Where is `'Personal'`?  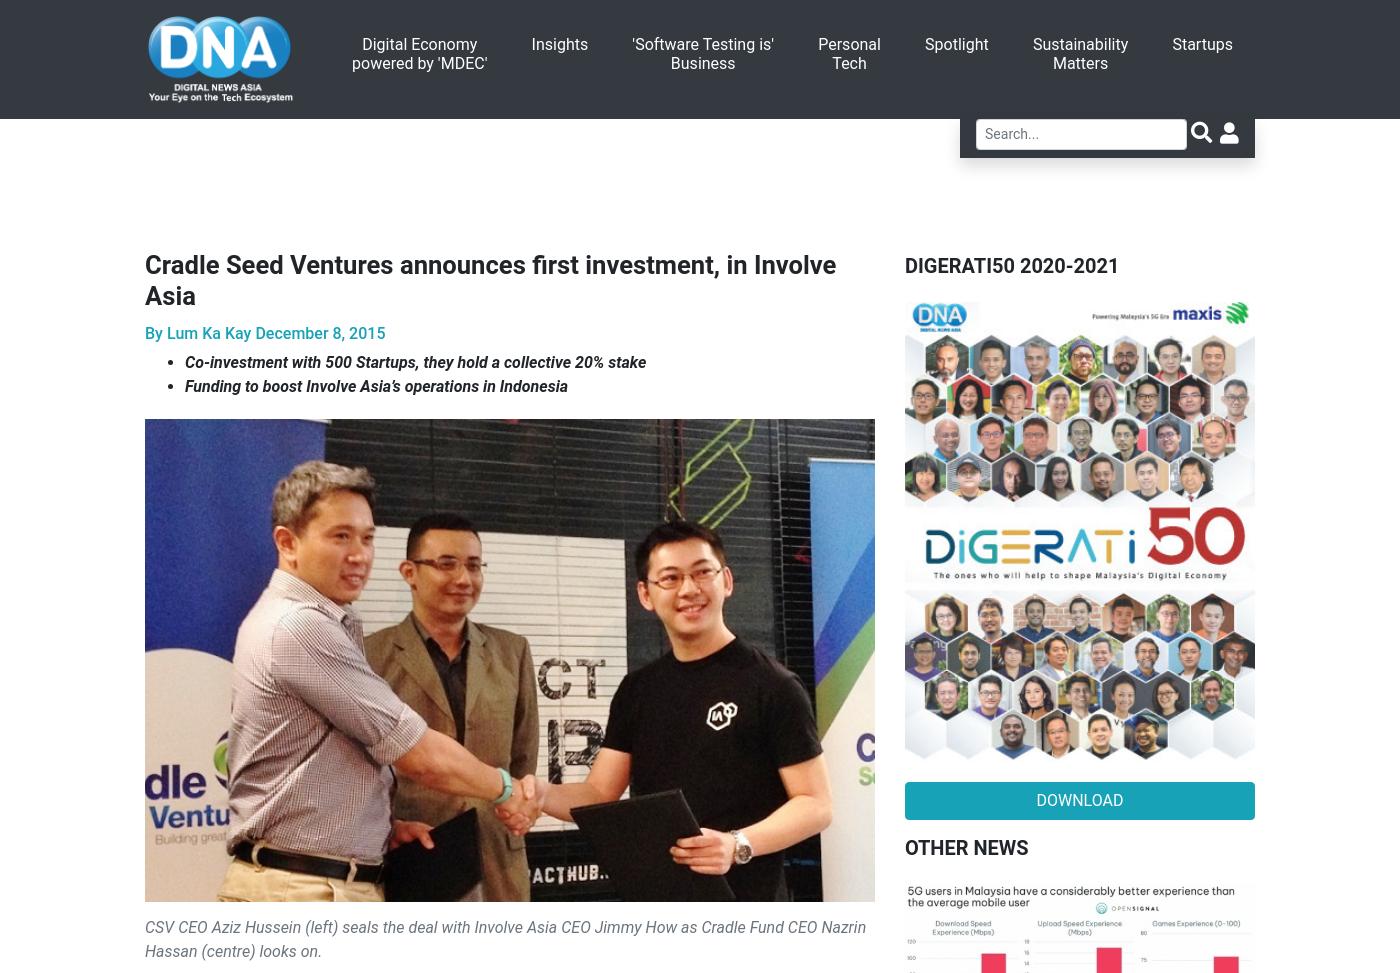 'Personal' is located at coordinates (818, 44).